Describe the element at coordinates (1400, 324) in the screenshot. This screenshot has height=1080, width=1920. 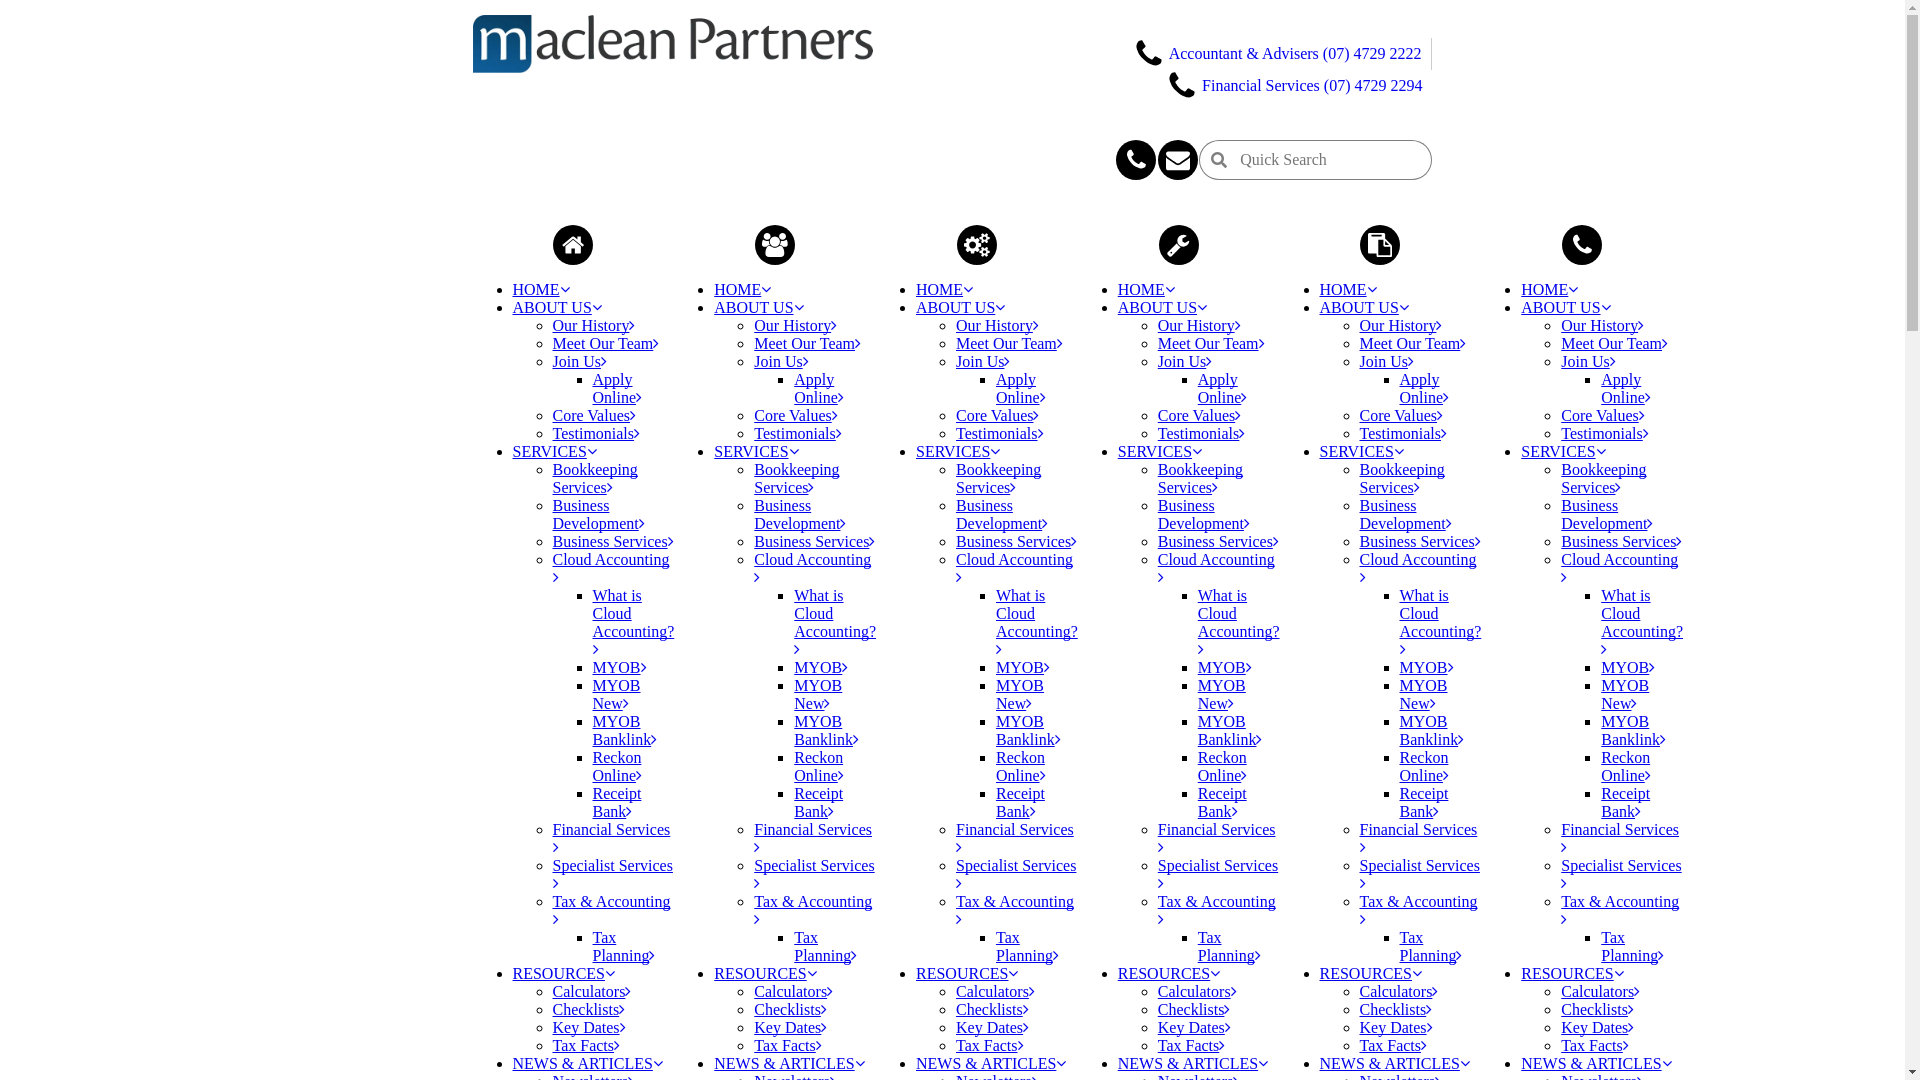
I see `'Our History'` at that location.